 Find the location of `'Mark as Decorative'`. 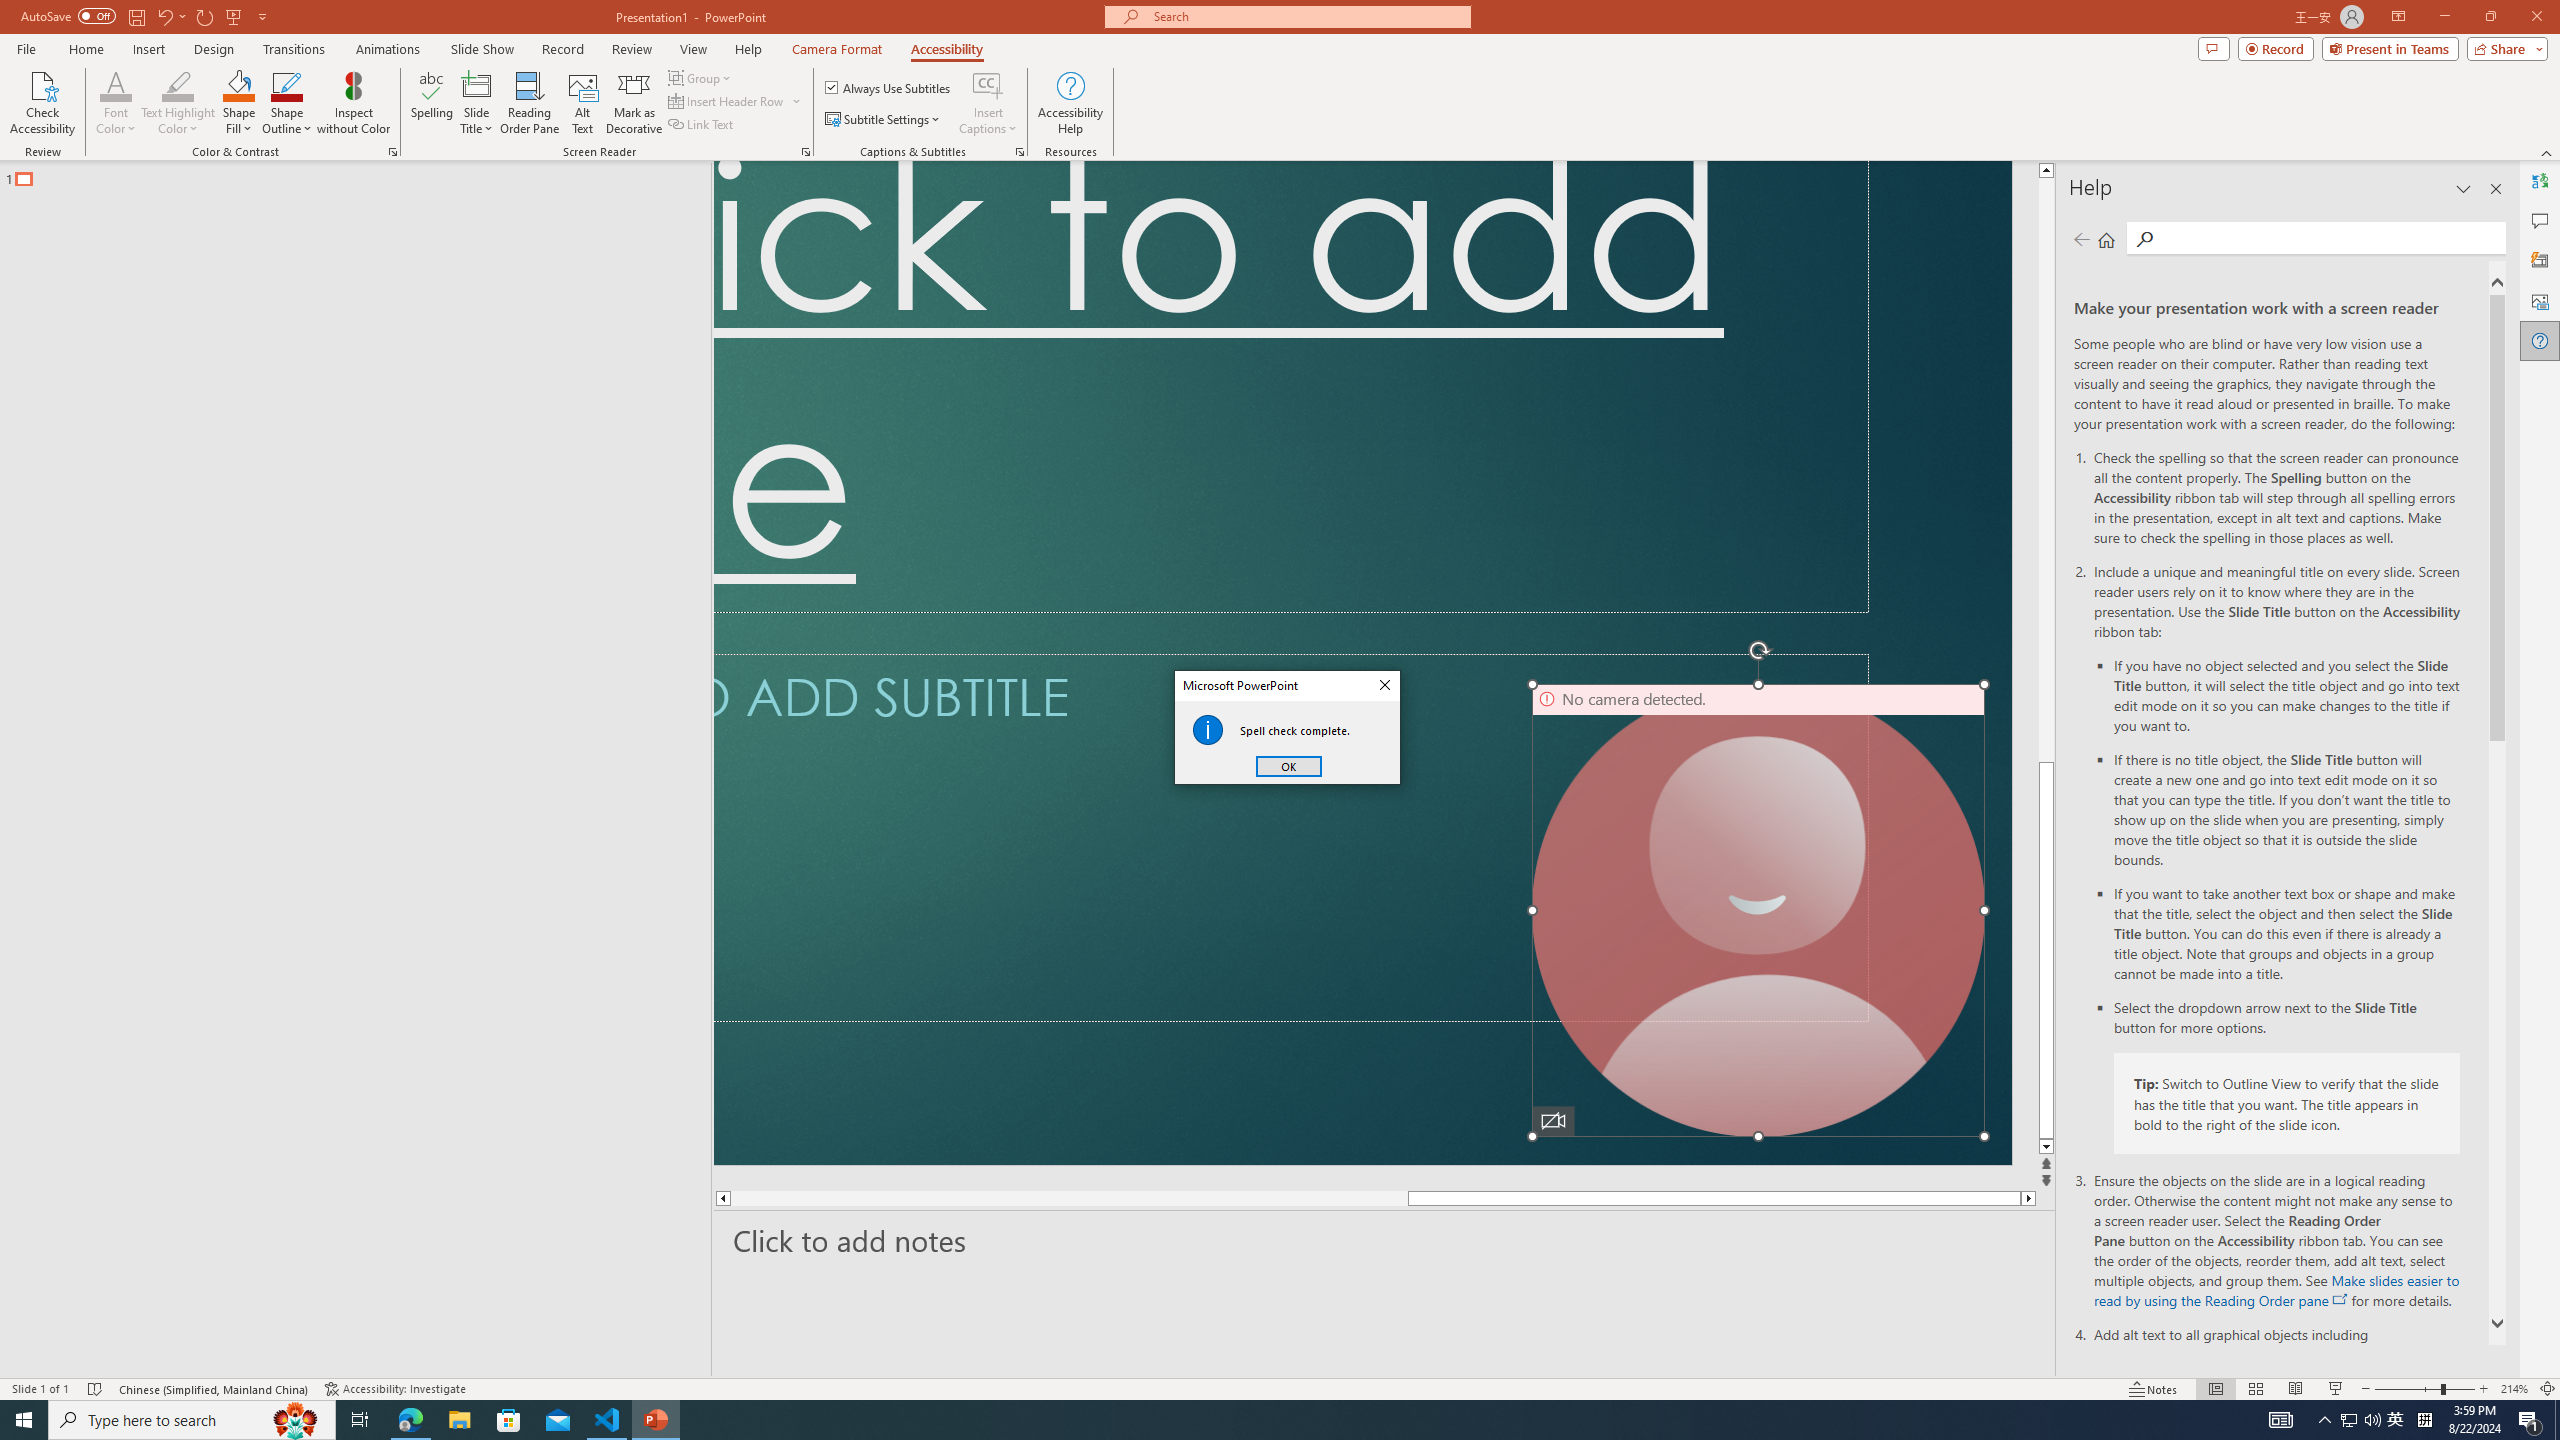

'Mark as Decorative' is located at coordinates (633, 103).